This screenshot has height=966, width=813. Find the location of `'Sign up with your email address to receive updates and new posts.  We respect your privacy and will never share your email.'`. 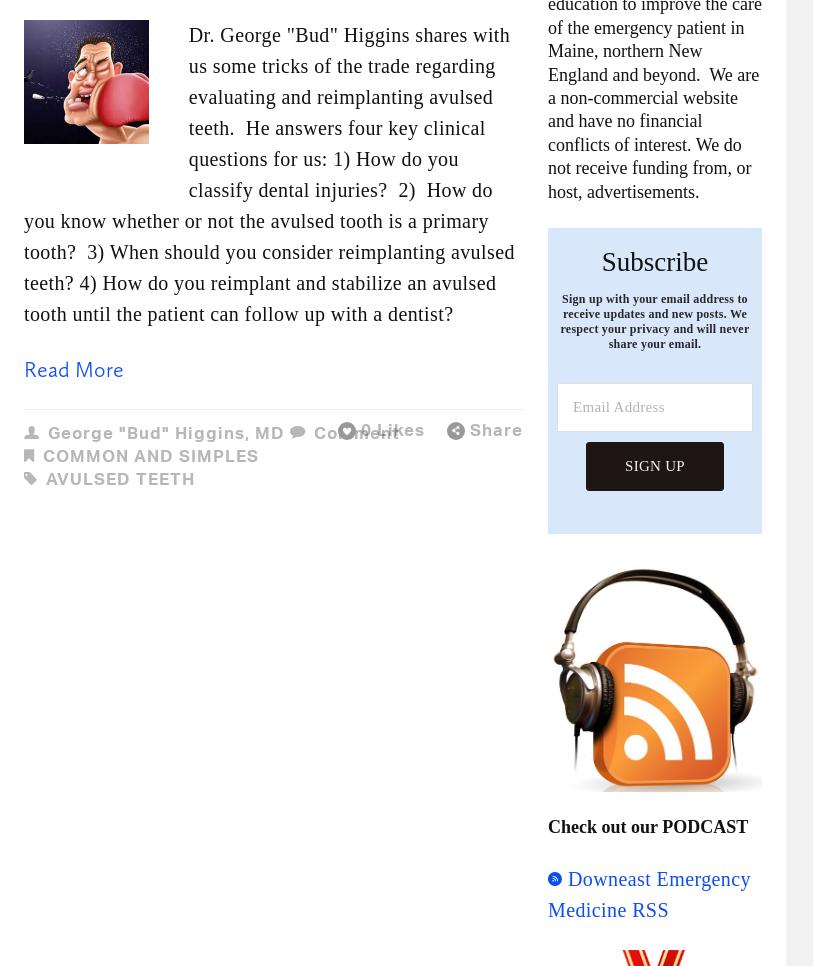

'Sign up with your email address to receive updates and new posts.  We respect your privacy and will never share your email.' is located at coordinates (654, 321).